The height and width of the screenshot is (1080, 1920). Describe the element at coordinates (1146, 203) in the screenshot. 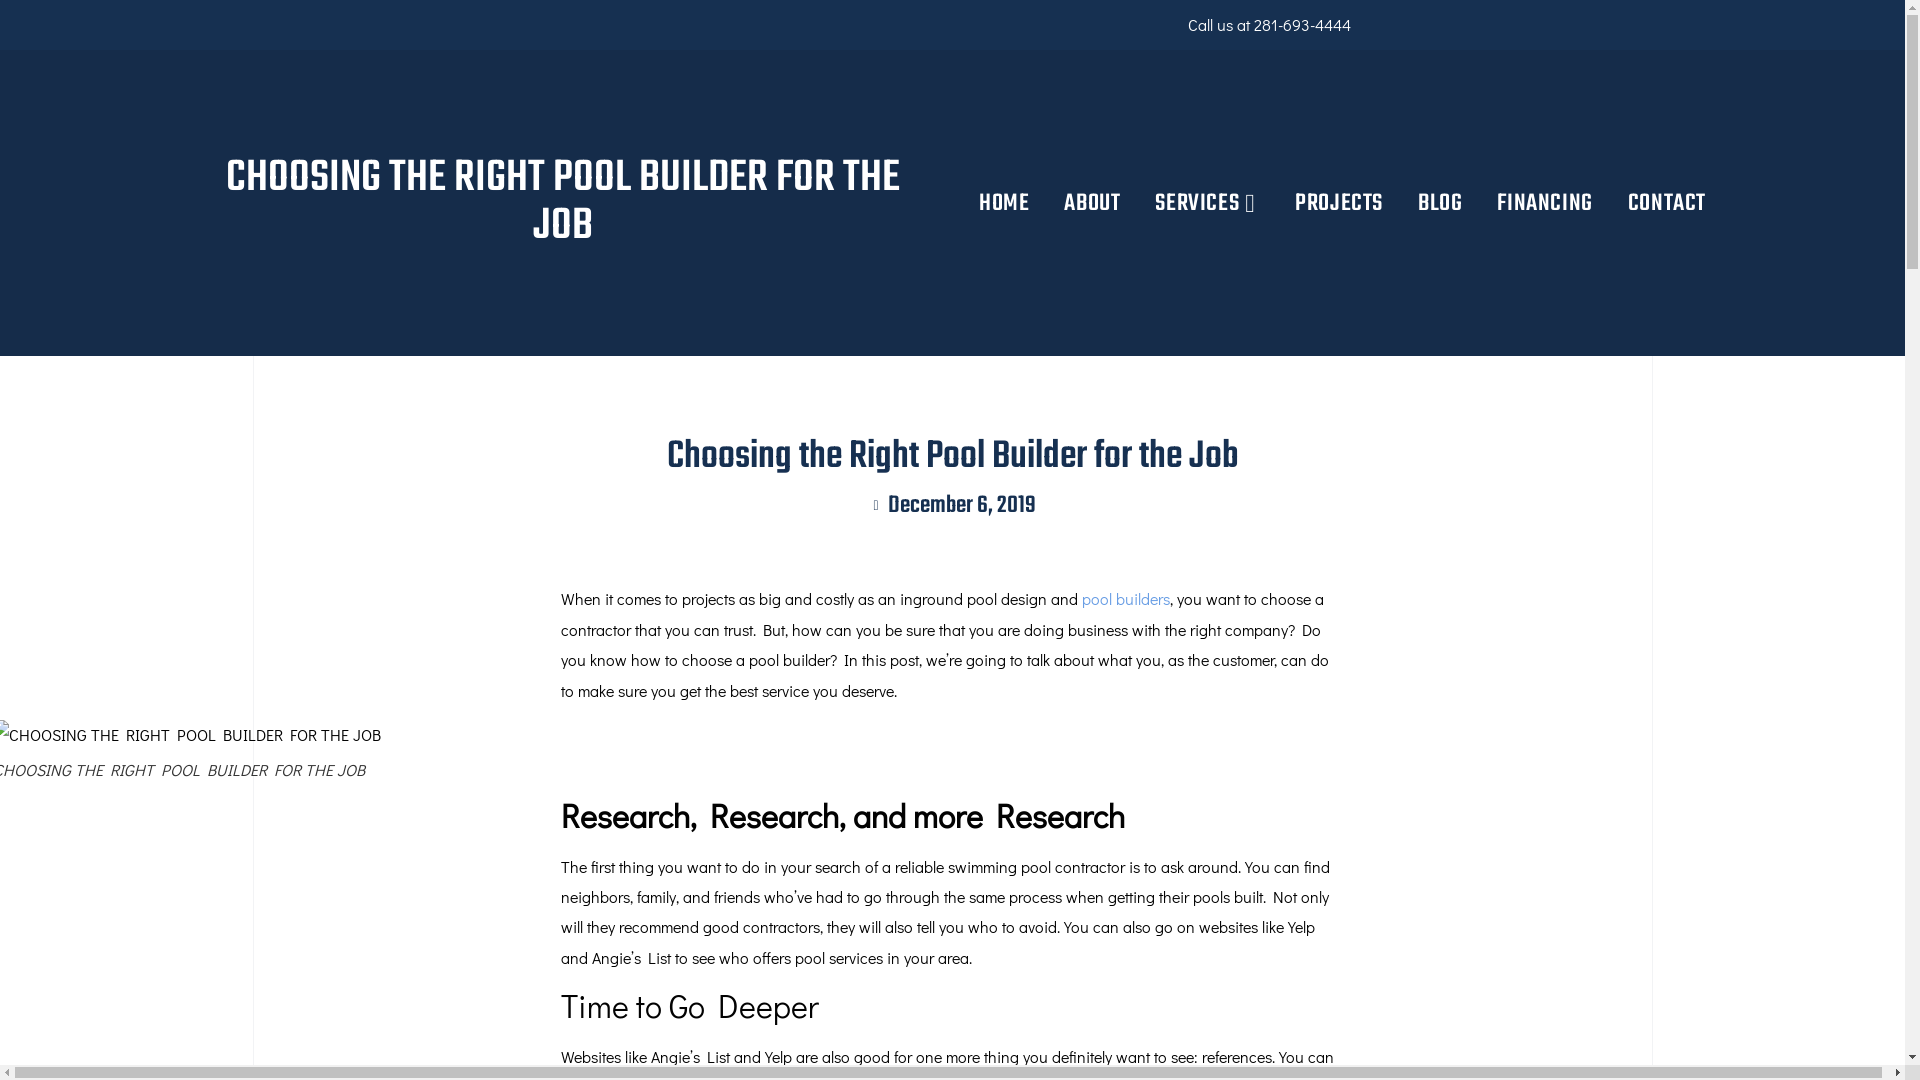

I see `'SERVICES'` at that location.